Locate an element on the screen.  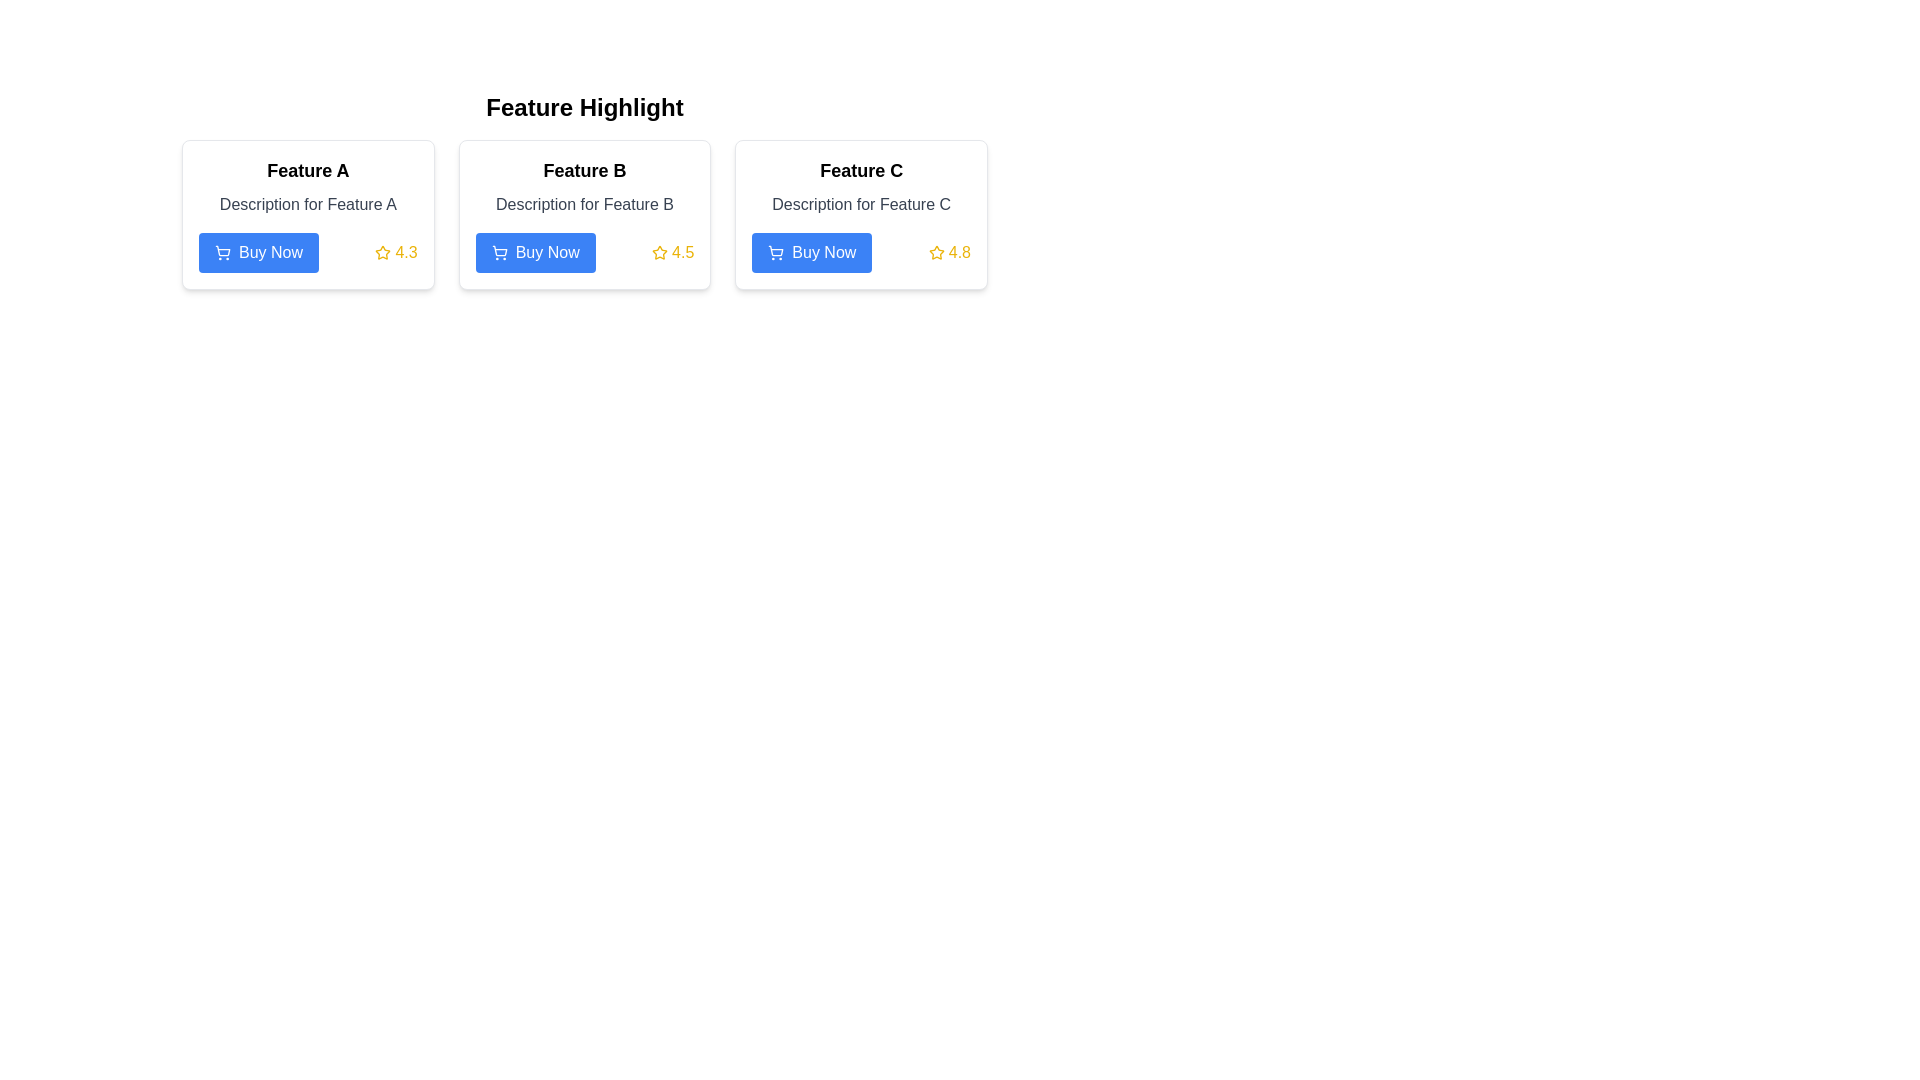
keyboard navigation is located at coordinates (535, 252).